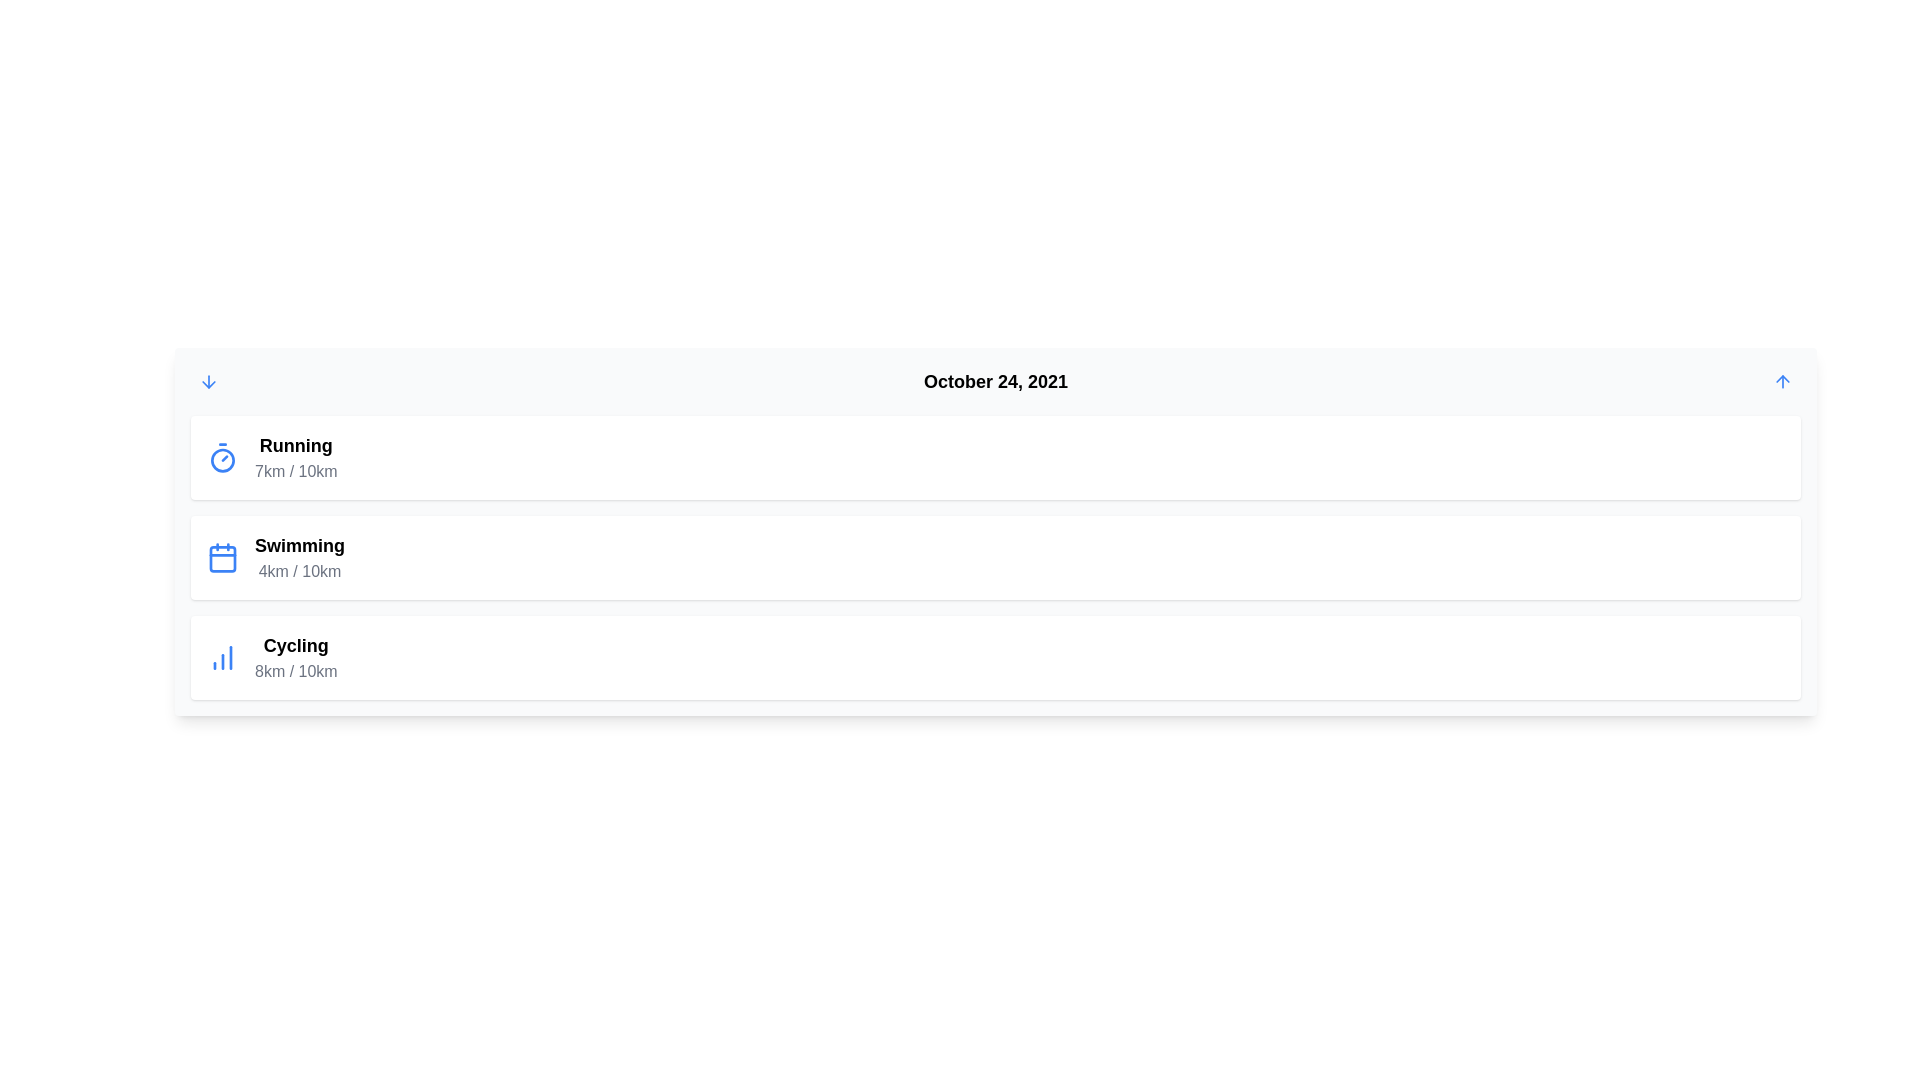  Describe the element at coordinates (222, 459) in the screenshot. I see `the timer icon representing time tracking for the 'Running' activity, which is the first icon on the left of the activity card at the top of the list` at that location.